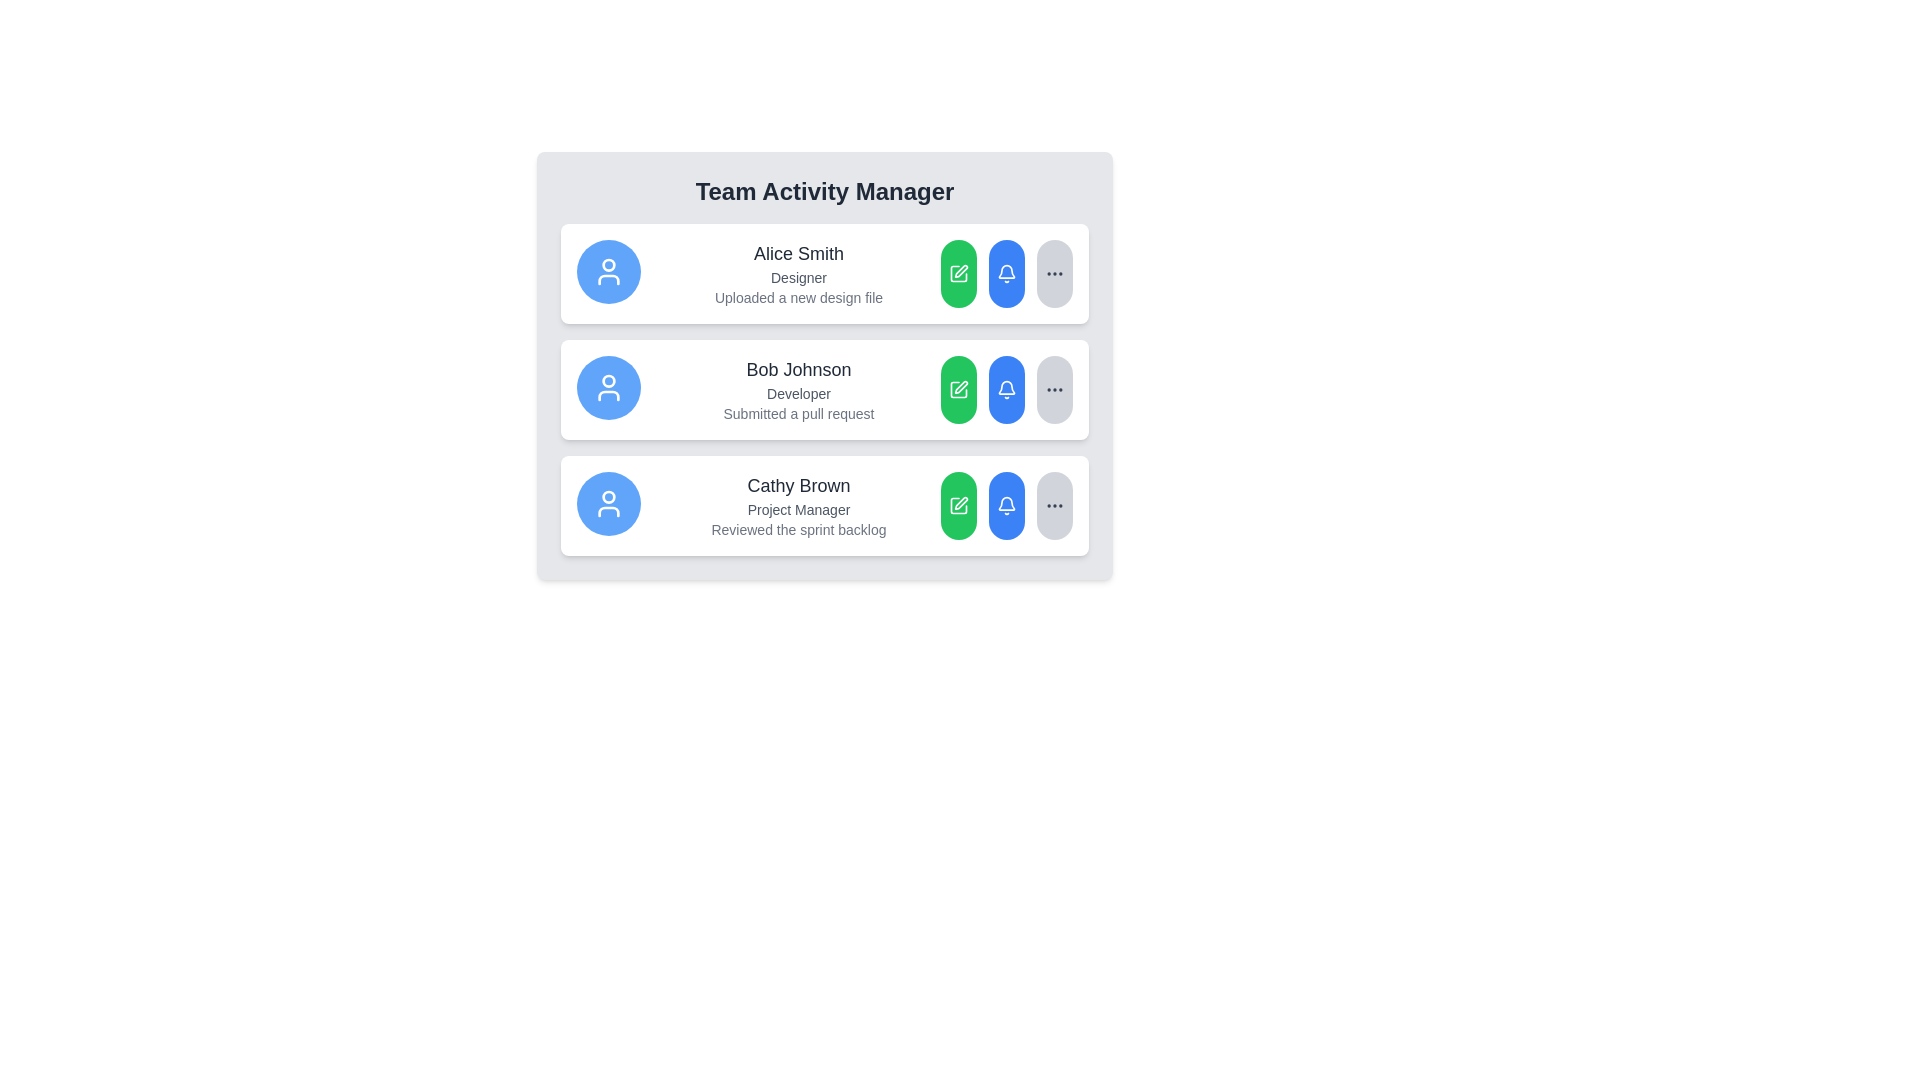  What do you see at coordinates (797, 393) in the screenshot?
I see `the static text label displaying 'Developer', which is located below the name 'Bob Johnson' within the activity card` at bounding box center [797, 393].